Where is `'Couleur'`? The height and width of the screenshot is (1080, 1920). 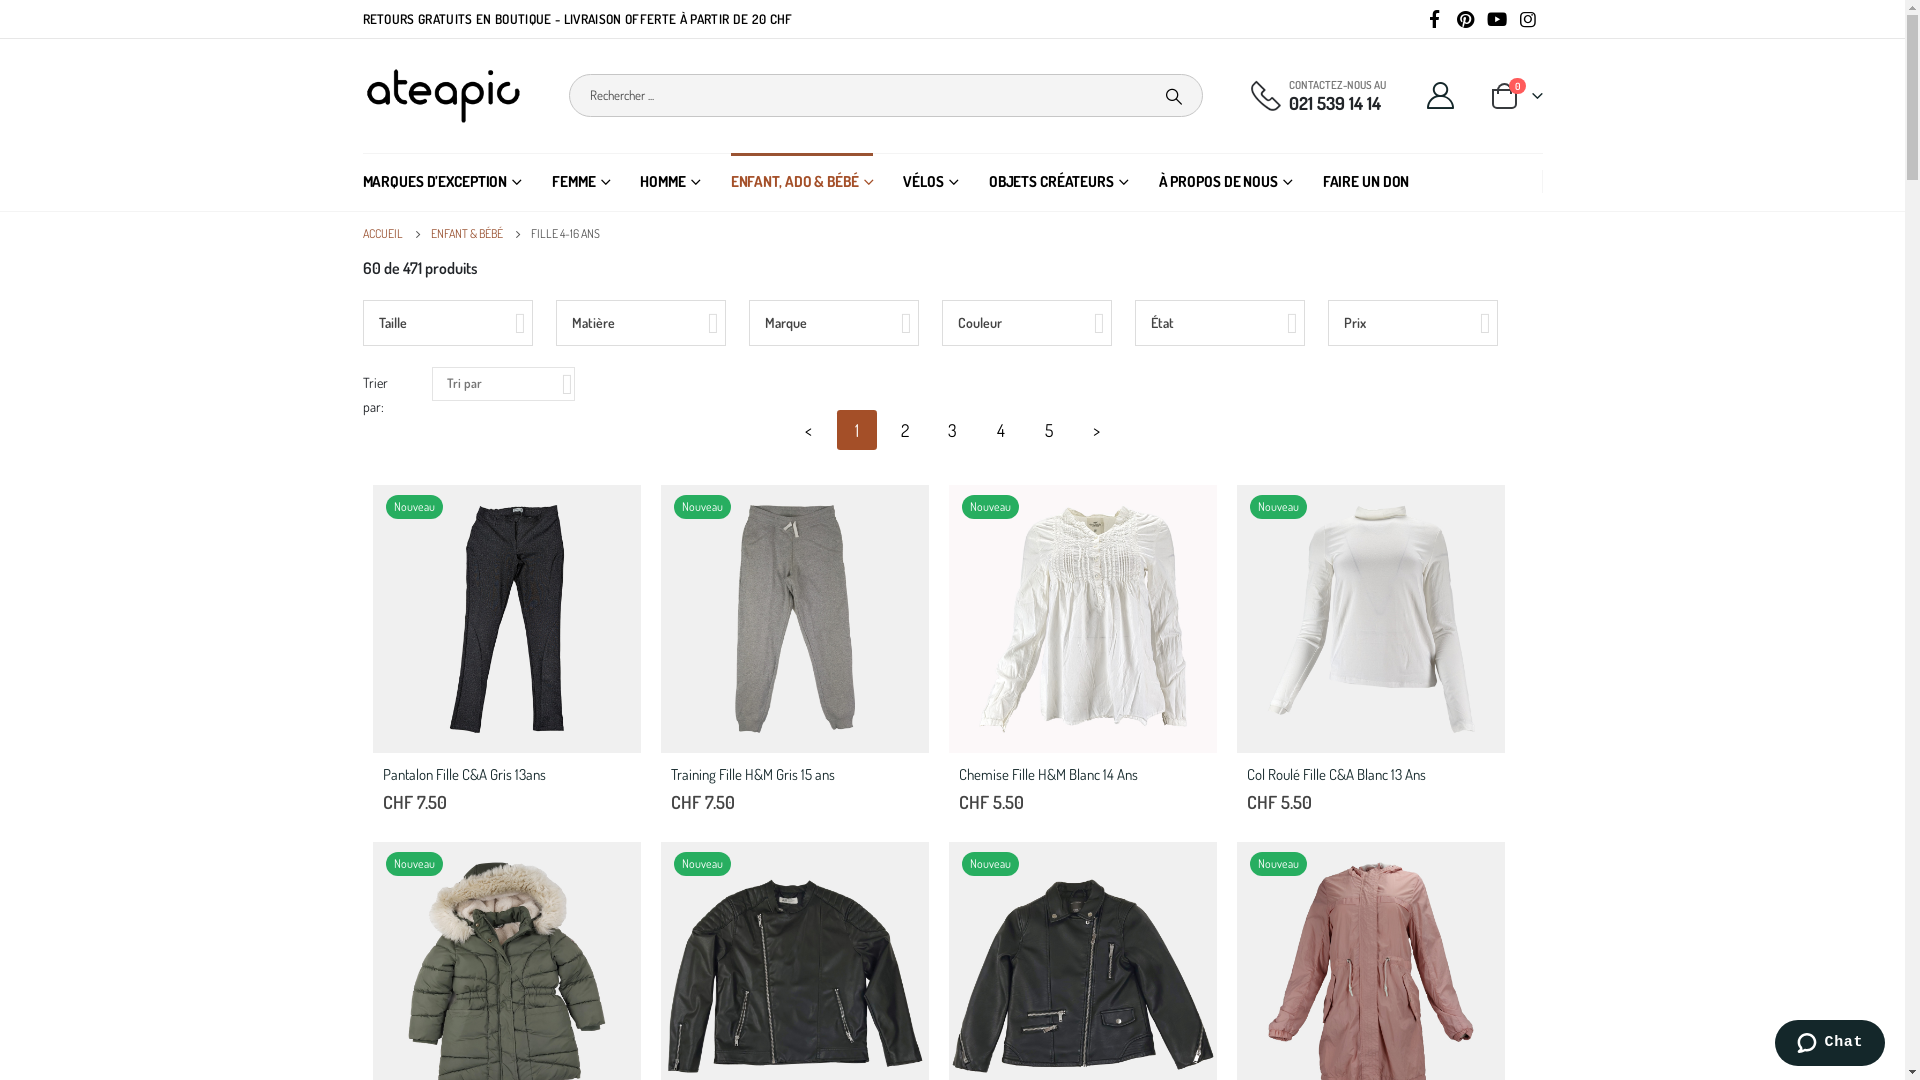
'Couleur' is located at coordinates (1027, 322).